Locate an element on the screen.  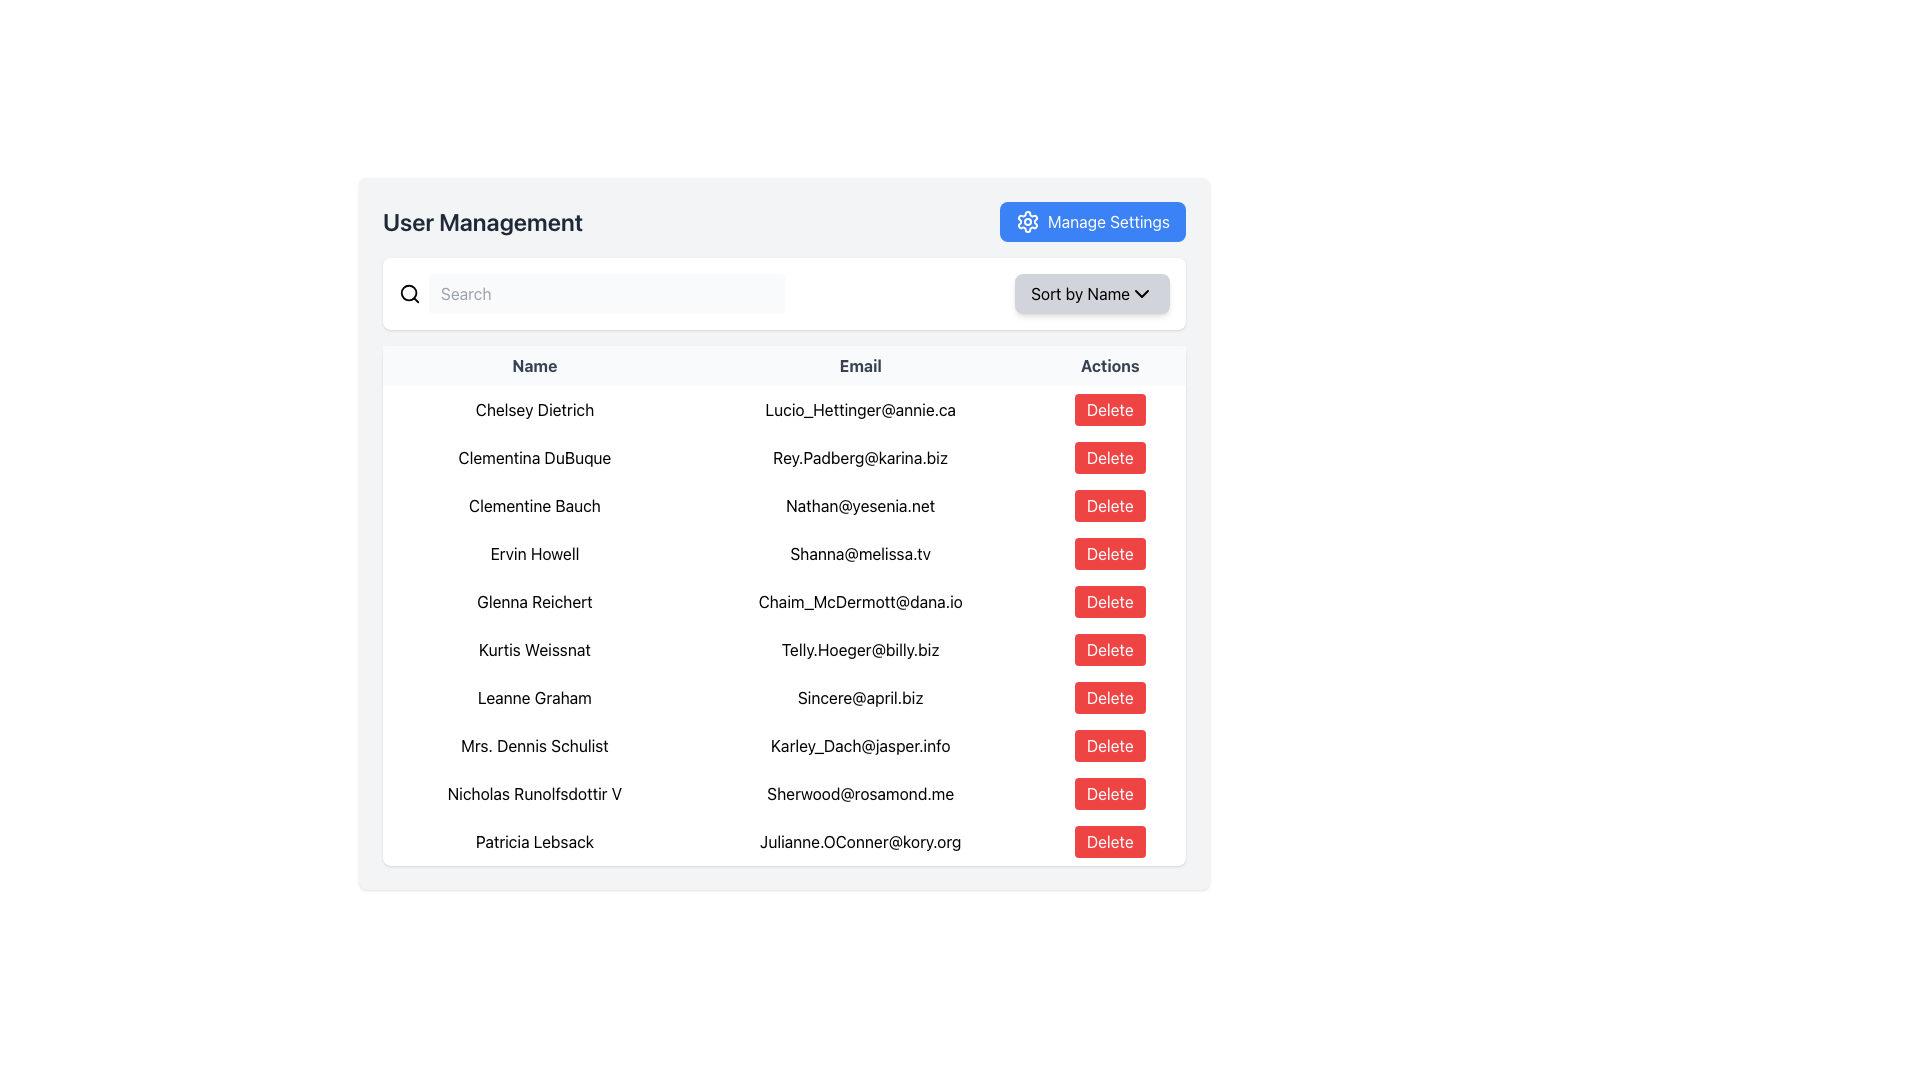
the red 'Delete' button with rounded edges in the 'Actions' column of the table associated with the email 'Rey.Padberg@karina.biz' is located at coordinates (1109, 458).